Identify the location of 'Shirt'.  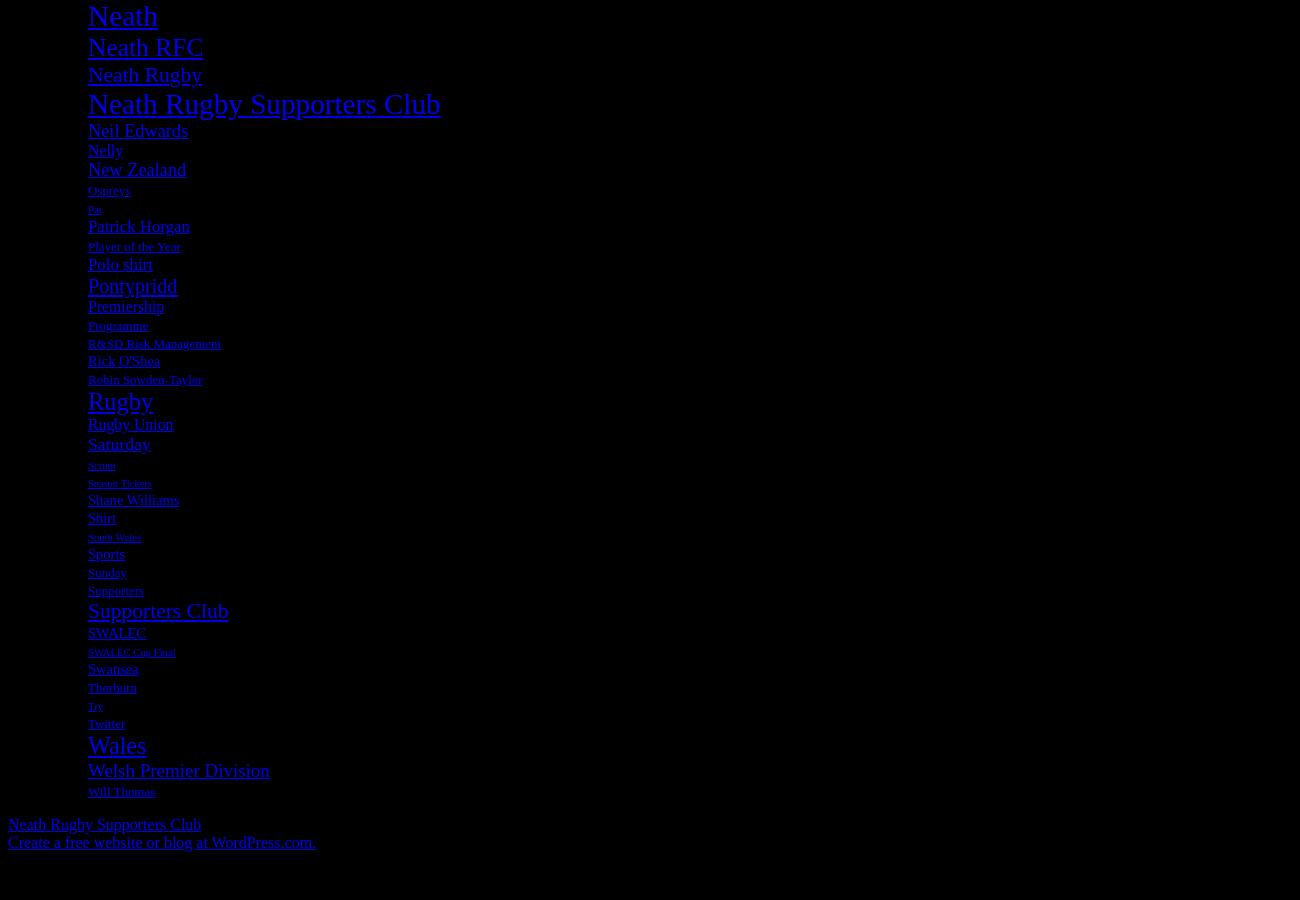
(102, 515).